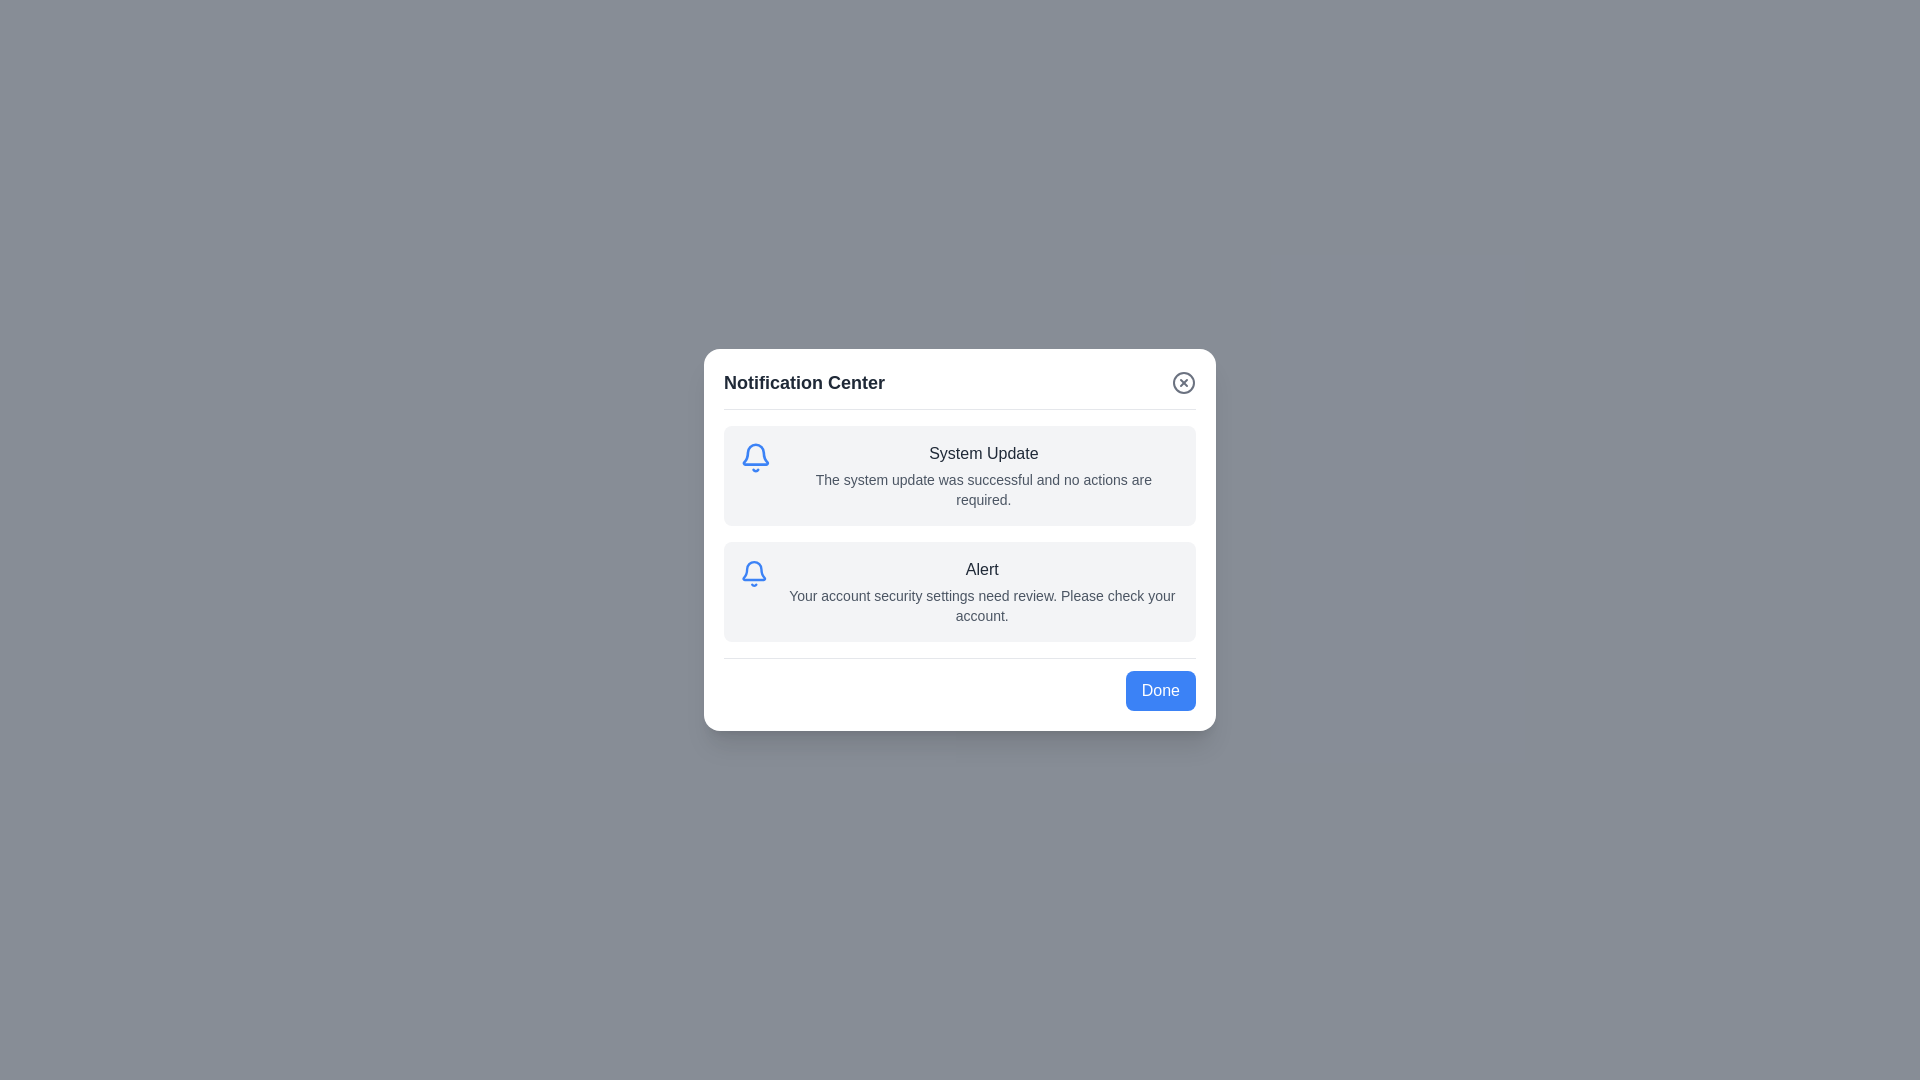  Describe the element at coordinates (1184, 382) in the screenshot. I see `the close button to dismiss the notification center` at that location.